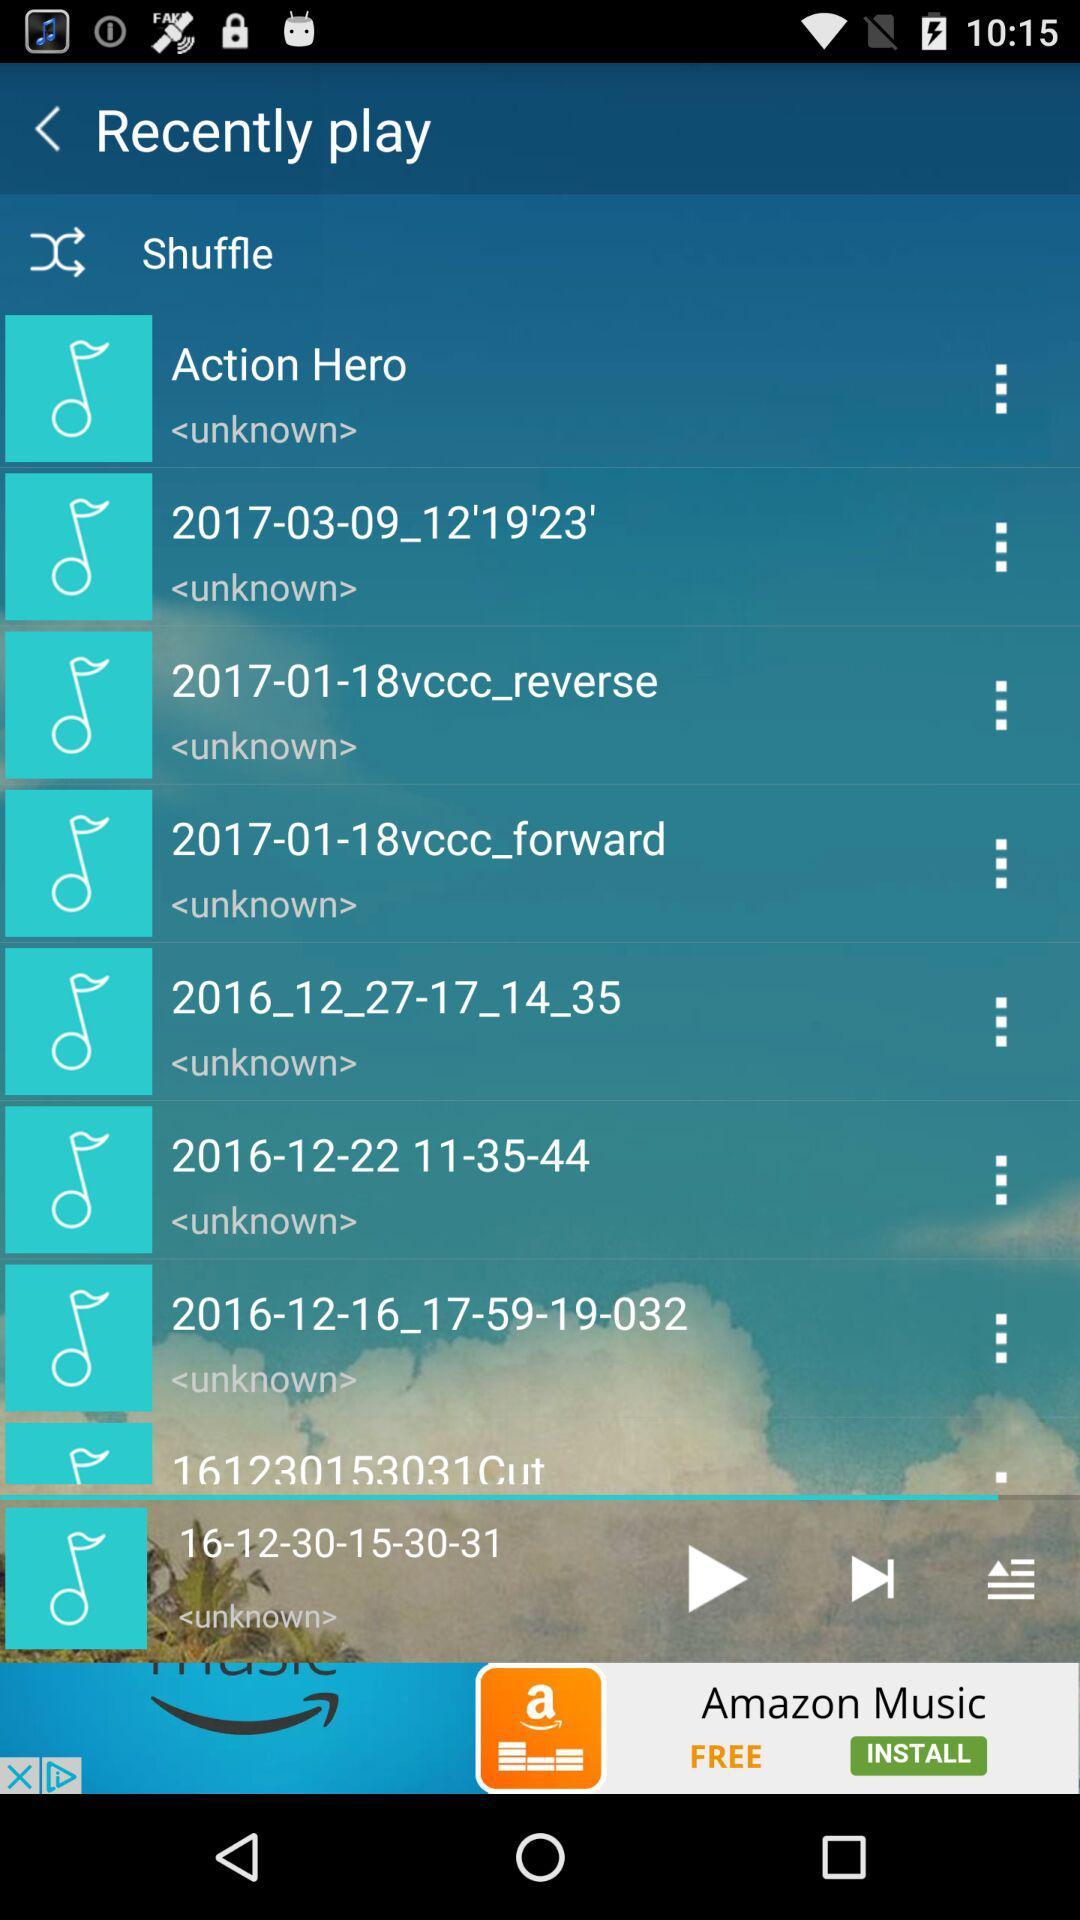 This screenshot has width=1080, height=1920. Describe the element at coordinates (1010, 1577) in the screenshot. I see `open menu` at that location.